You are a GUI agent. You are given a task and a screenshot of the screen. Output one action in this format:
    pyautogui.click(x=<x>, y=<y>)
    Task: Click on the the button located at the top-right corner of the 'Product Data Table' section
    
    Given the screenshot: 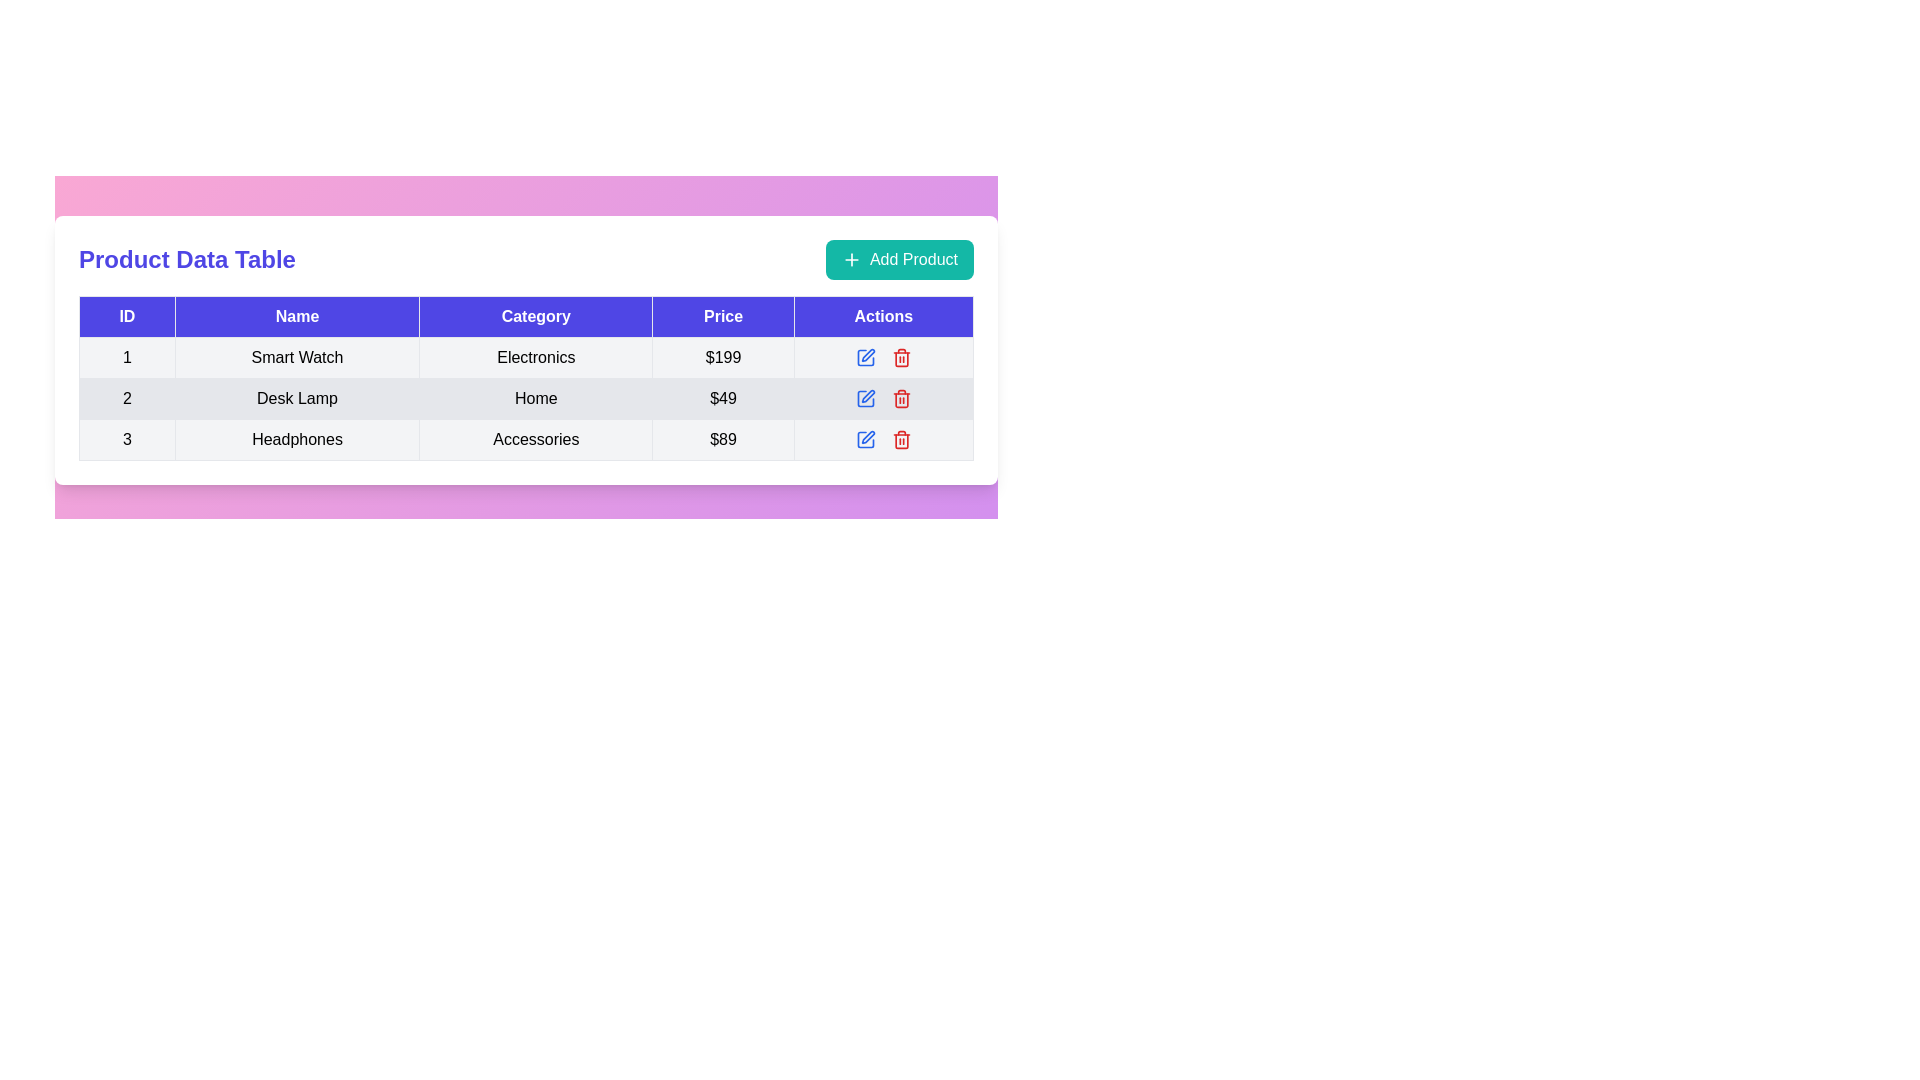 What is the action you would take?
    pyautogui.click(x=897, y=258)
    